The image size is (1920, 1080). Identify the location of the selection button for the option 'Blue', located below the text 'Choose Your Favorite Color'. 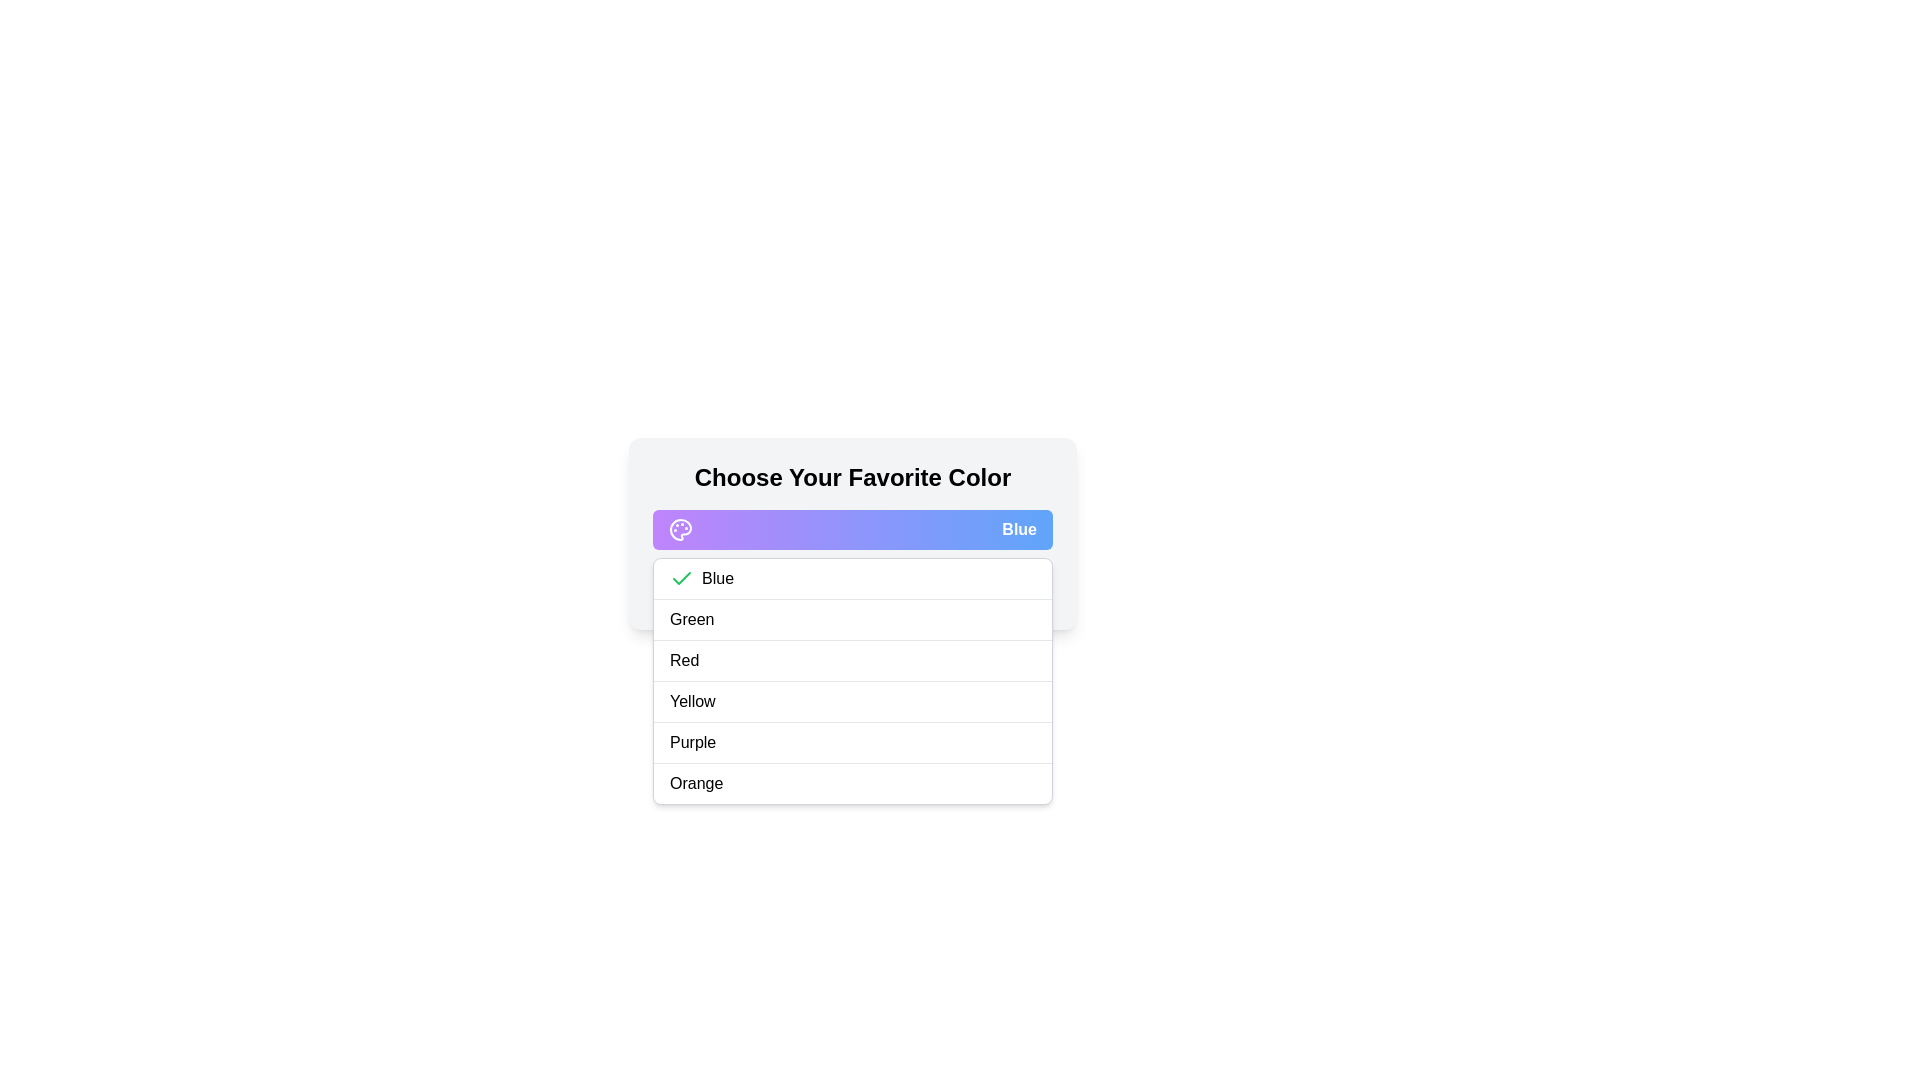
(853, 528).